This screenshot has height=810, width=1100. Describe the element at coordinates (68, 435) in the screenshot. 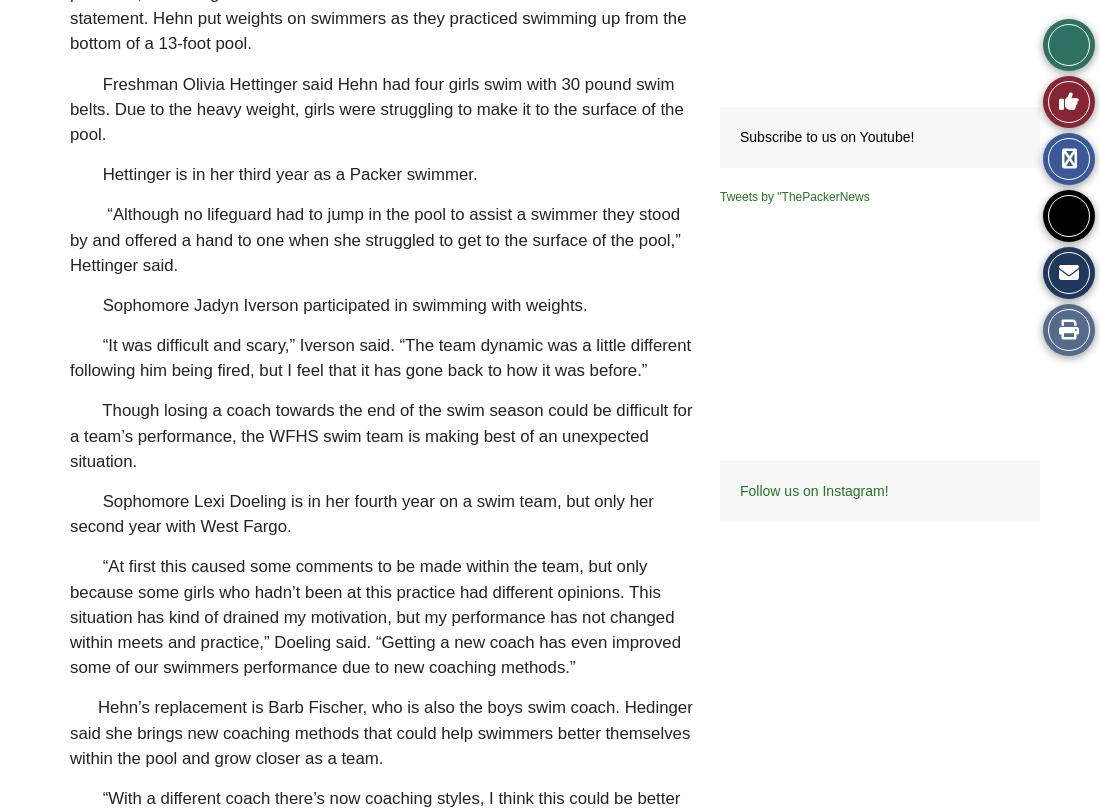

I see `'Though losing a coach towards the end of the swim season could be difficult for a team’s performance, the WFHS swim team is making best of an unexpected situation.'` at that location.